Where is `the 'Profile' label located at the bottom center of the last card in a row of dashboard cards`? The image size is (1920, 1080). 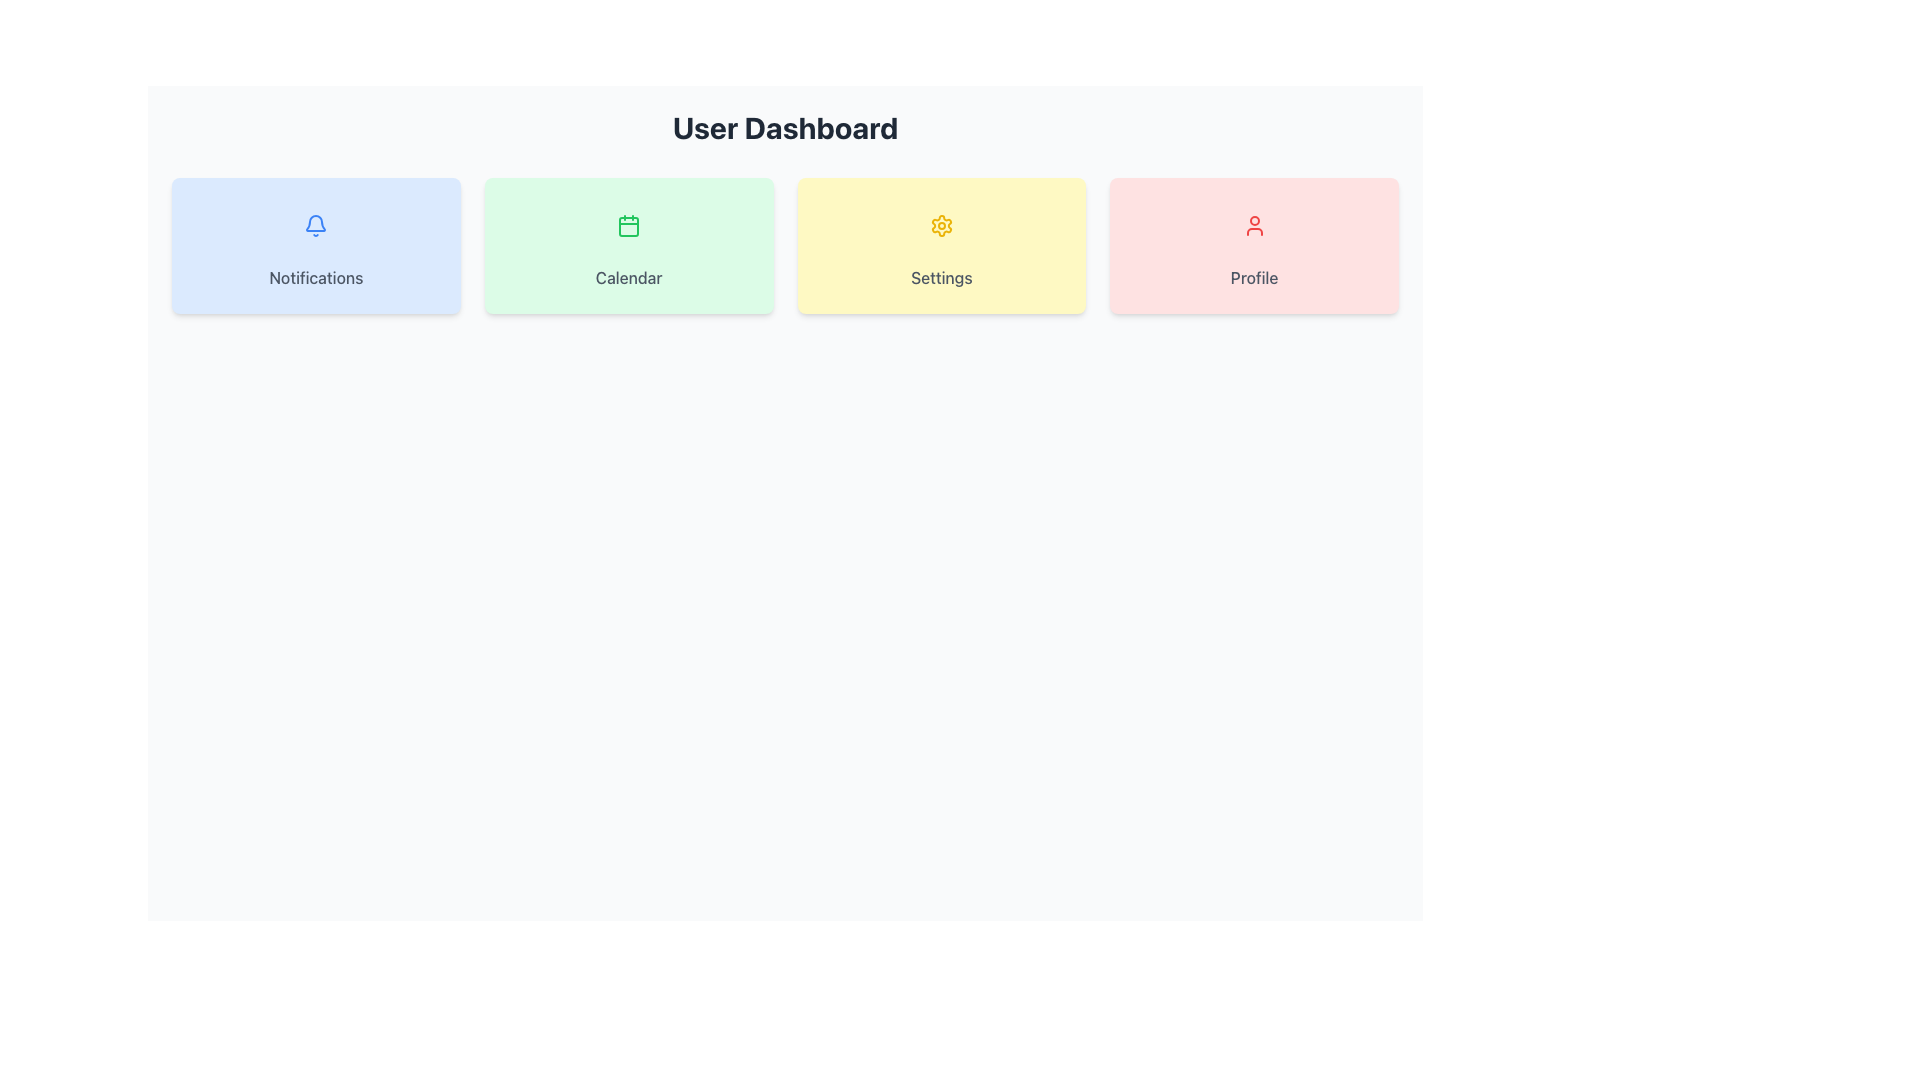
the 'Profile' label located at the bottom center of the last card in a row of dashboard cards is located at coordinates (1253, 277).